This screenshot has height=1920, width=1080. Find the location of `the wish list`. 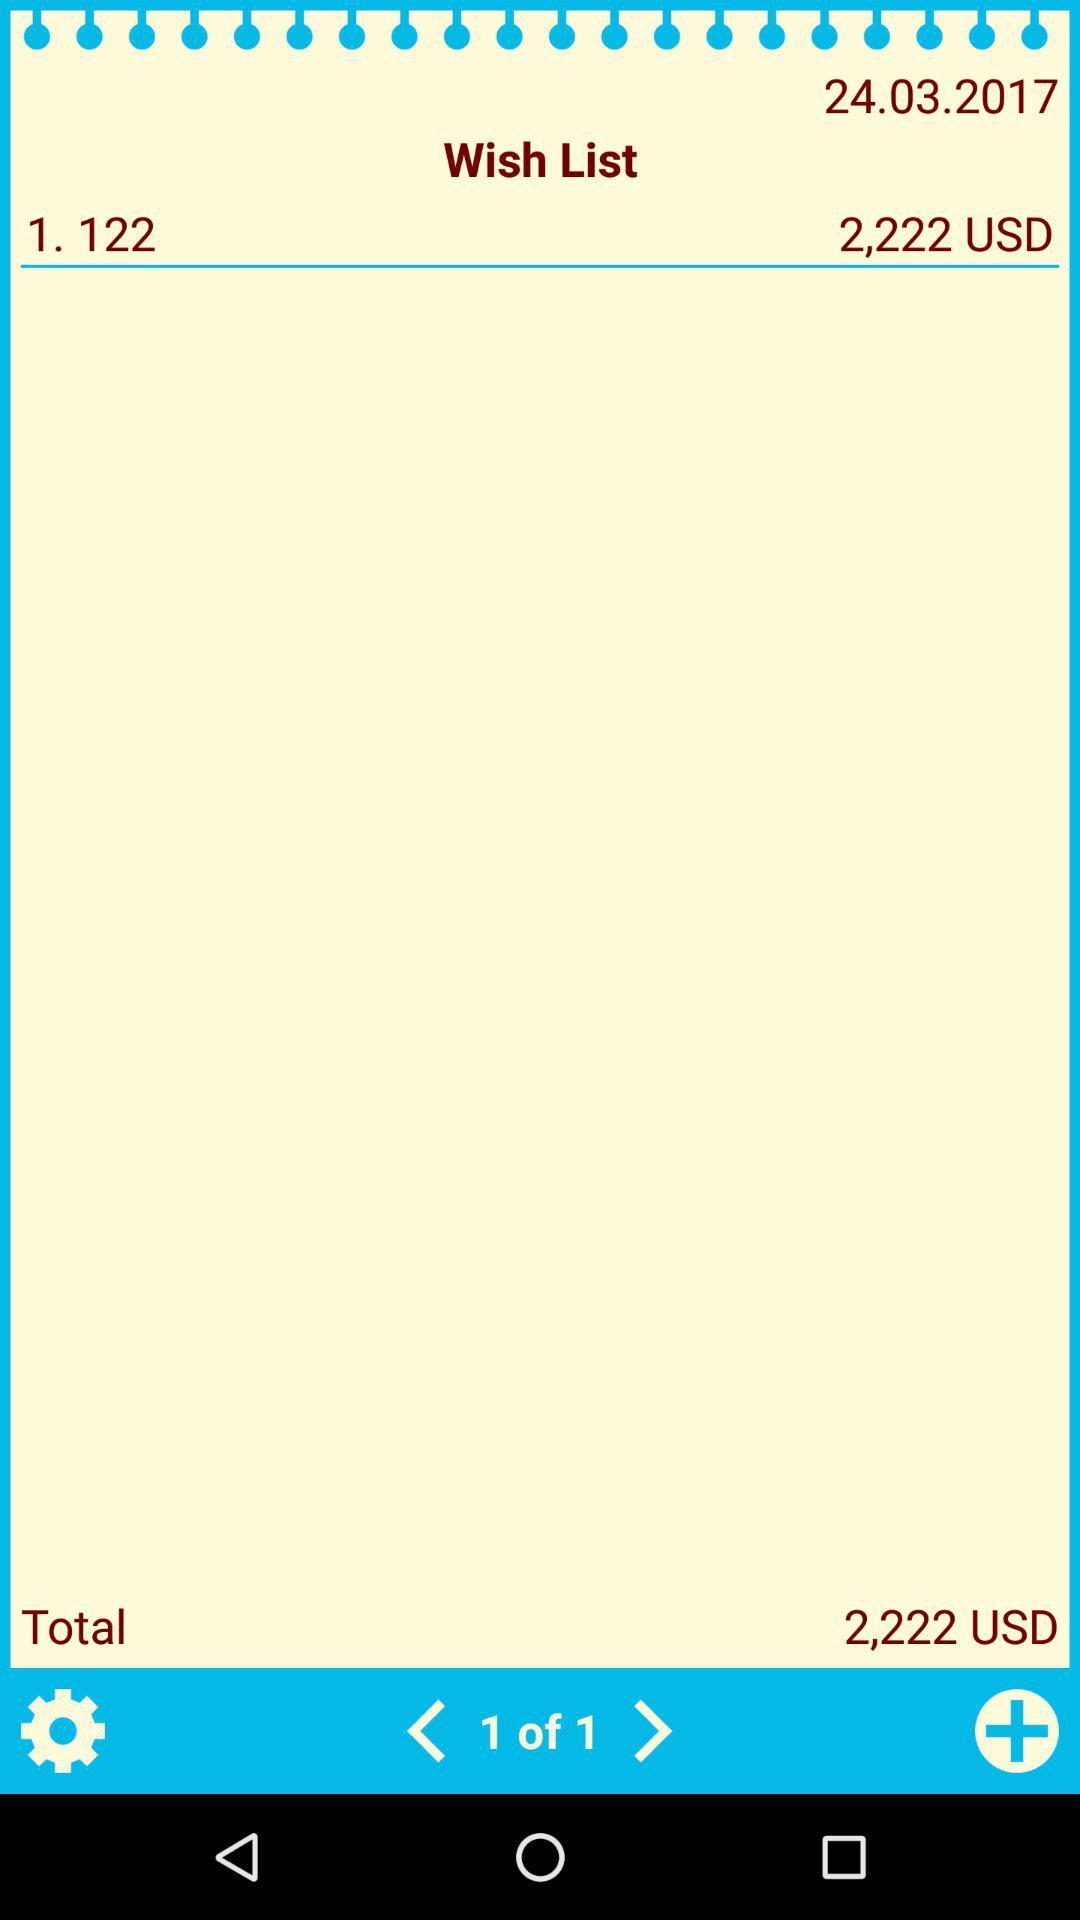

the wish list is located at coordinates (540, 157).